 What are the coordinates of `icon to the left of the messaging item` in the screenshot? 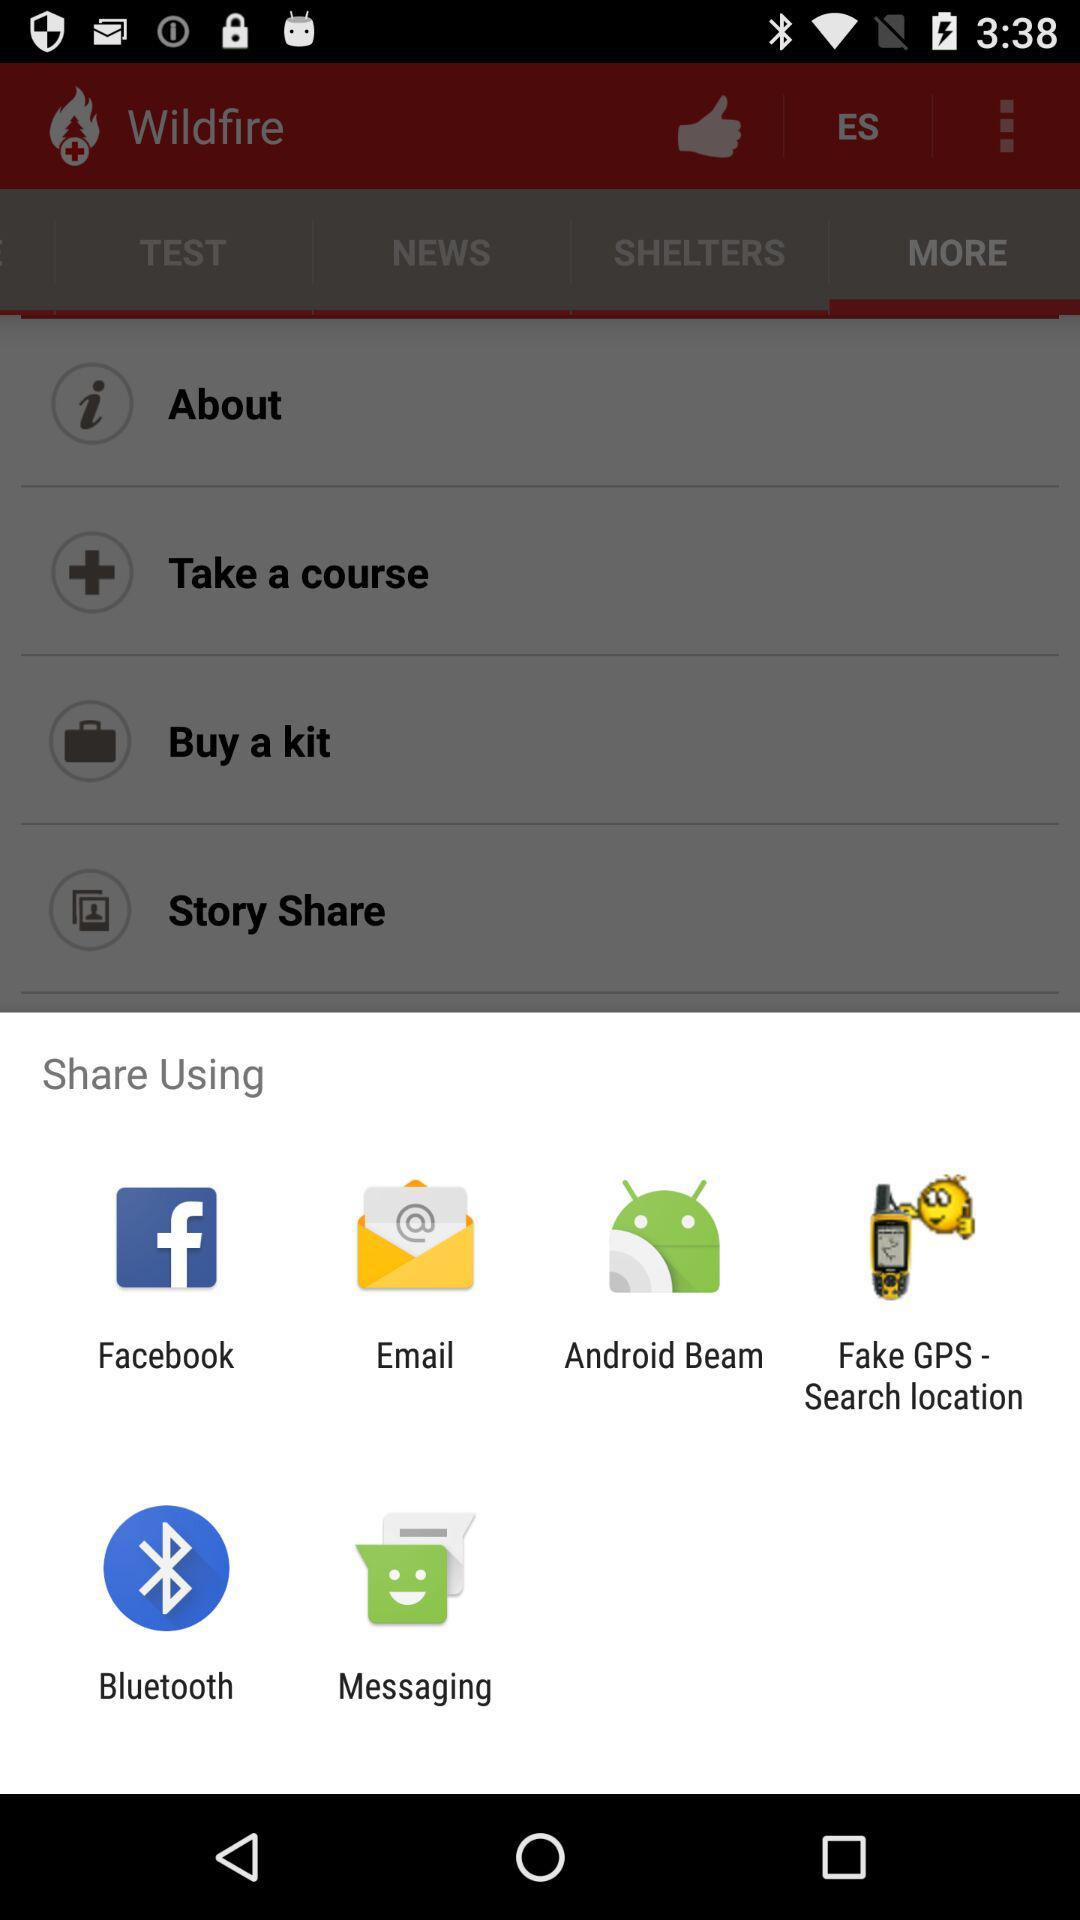 It's located at (165, 1705).